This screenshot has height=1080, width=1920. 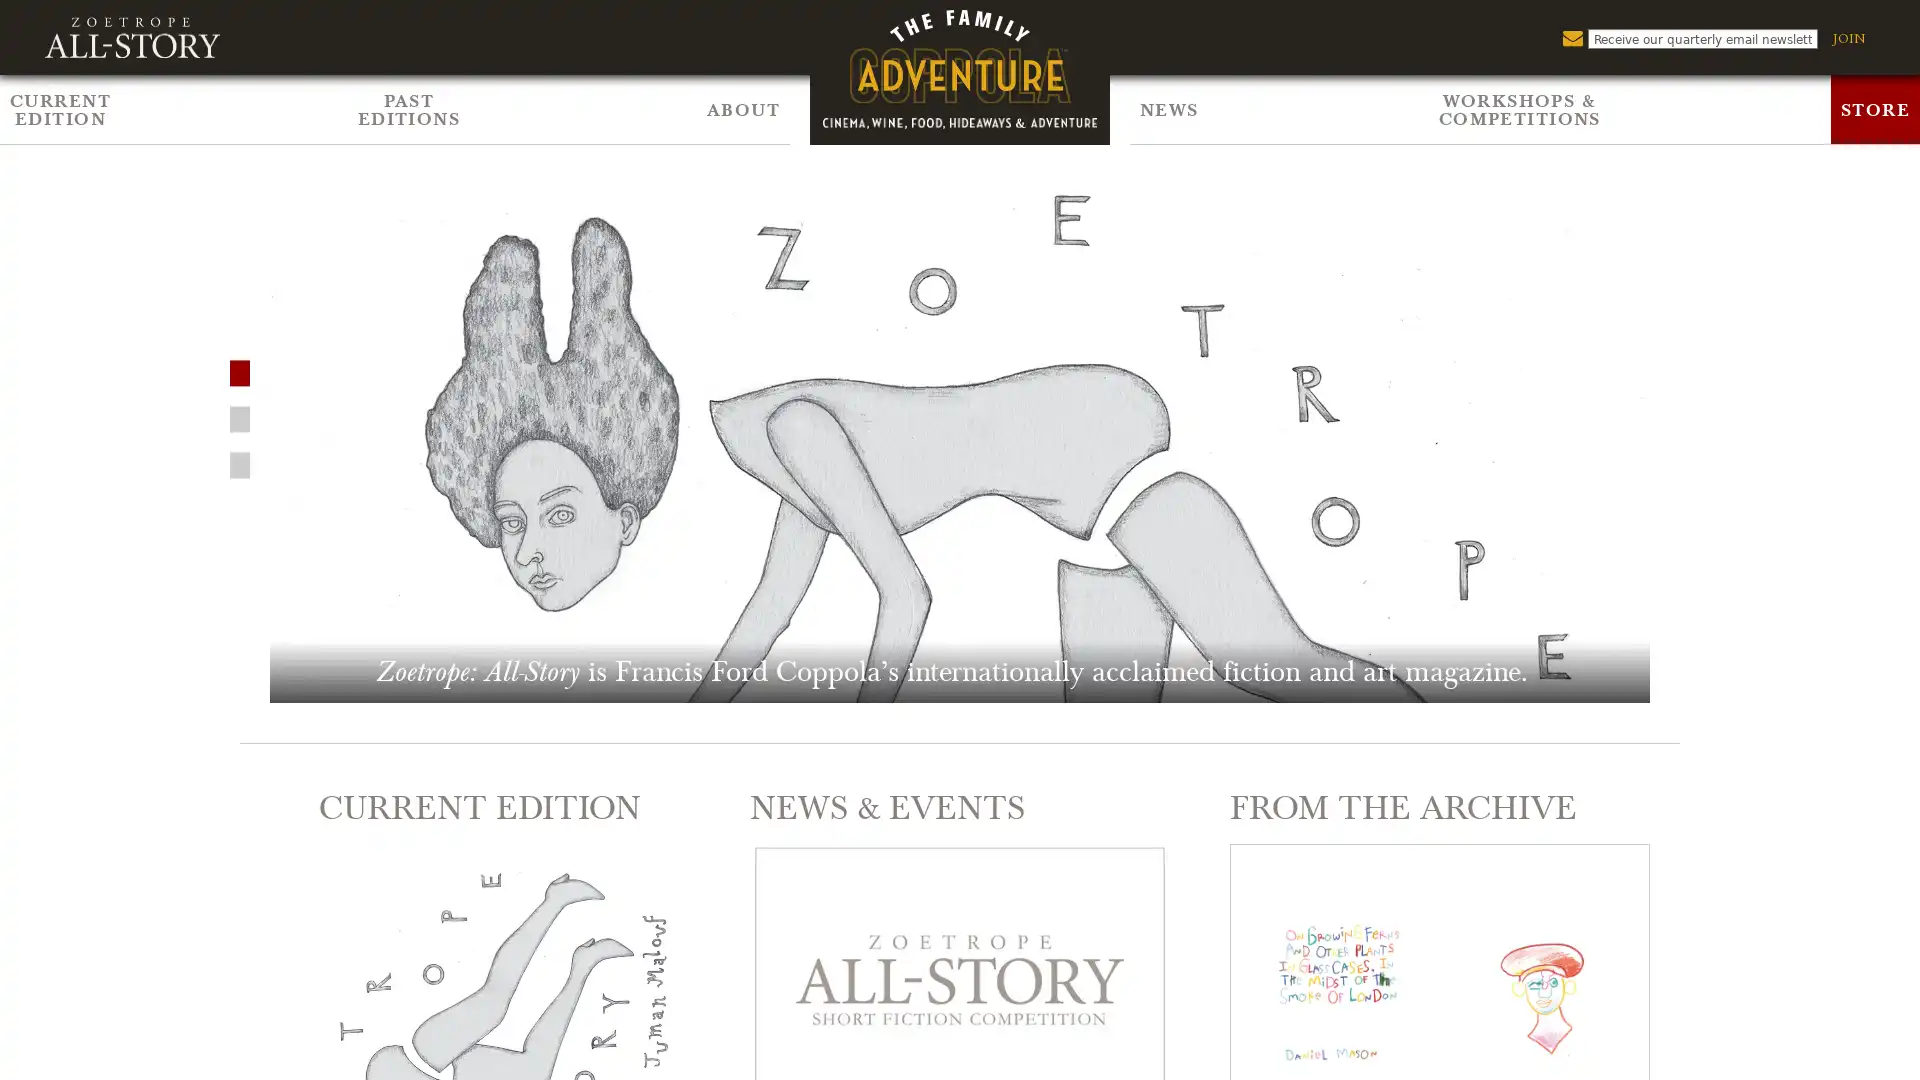 What do you see at coordinates (1847, 38) in the screenshot?
I see `JOIN` at bounding box center [1847, 38].